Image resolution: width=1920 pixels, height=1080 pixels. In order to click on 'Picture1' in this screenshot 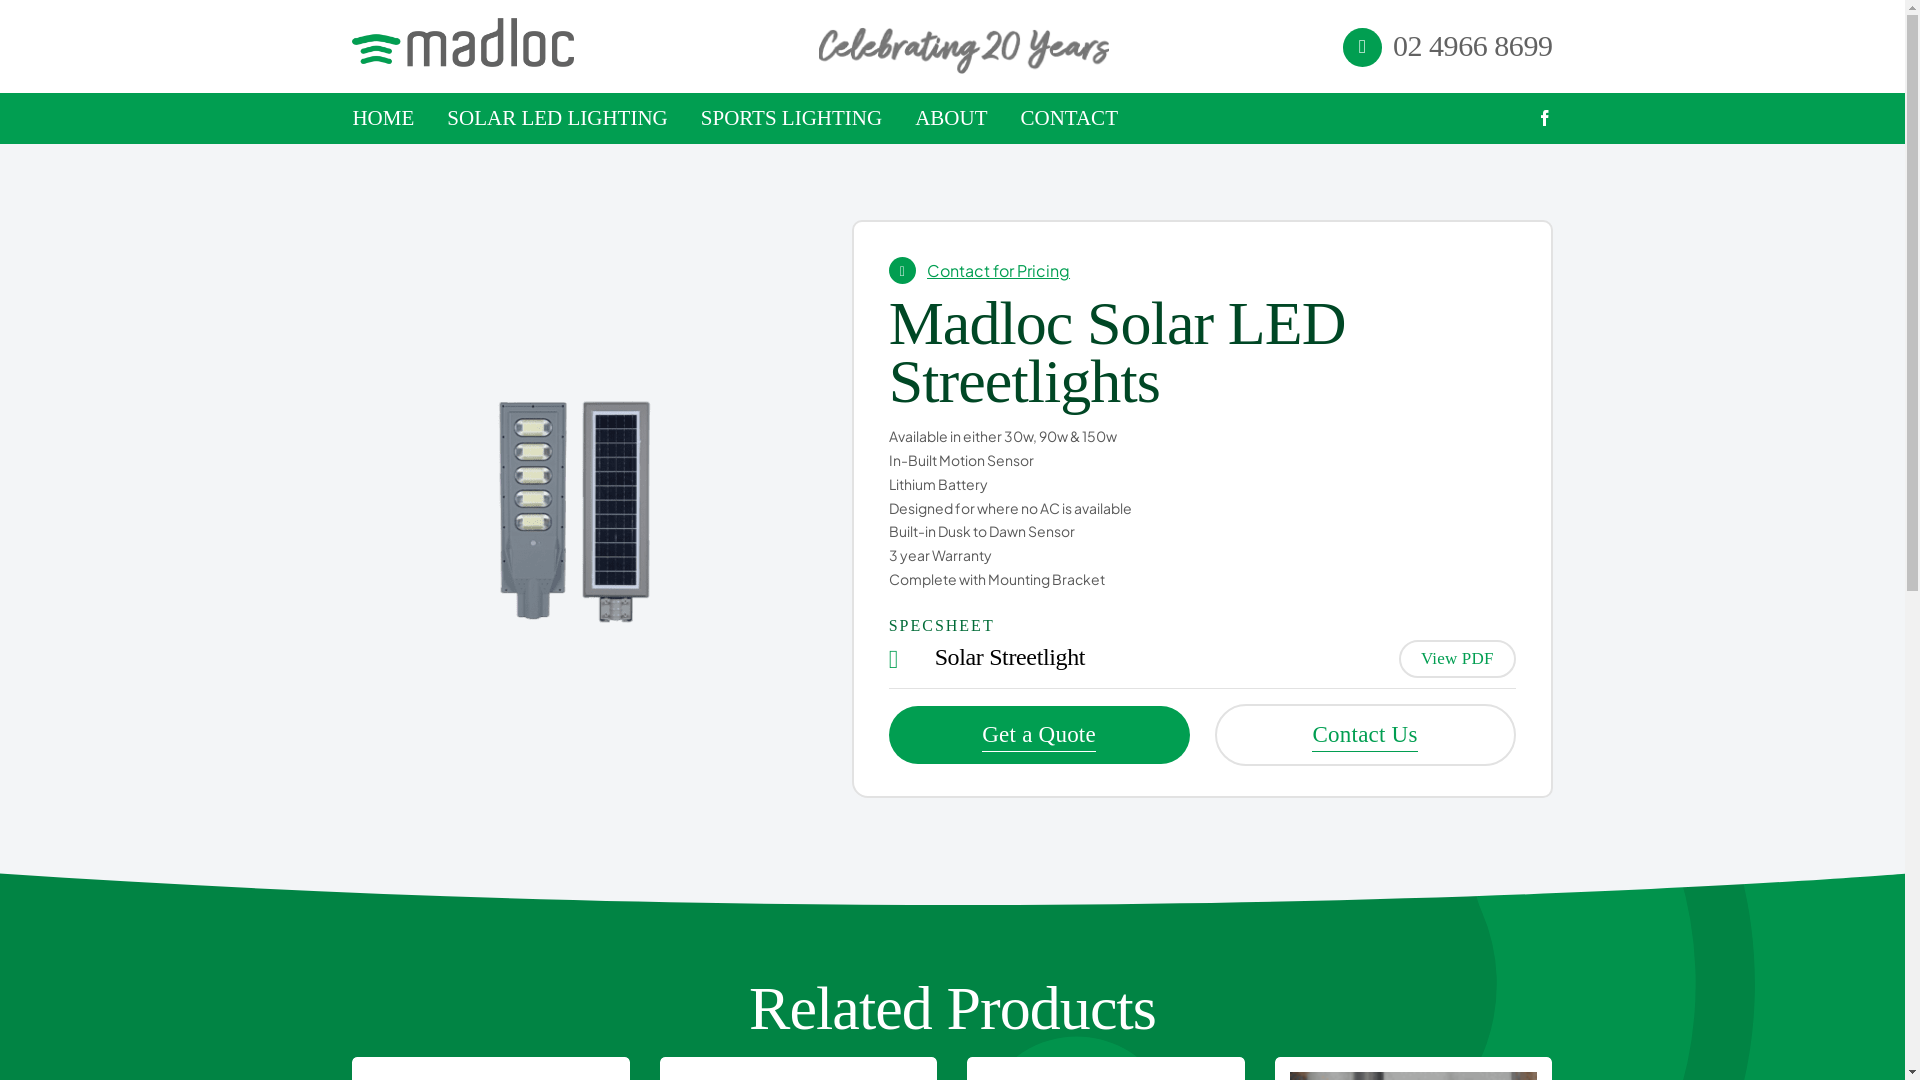, I will do `click(576, 508)`.